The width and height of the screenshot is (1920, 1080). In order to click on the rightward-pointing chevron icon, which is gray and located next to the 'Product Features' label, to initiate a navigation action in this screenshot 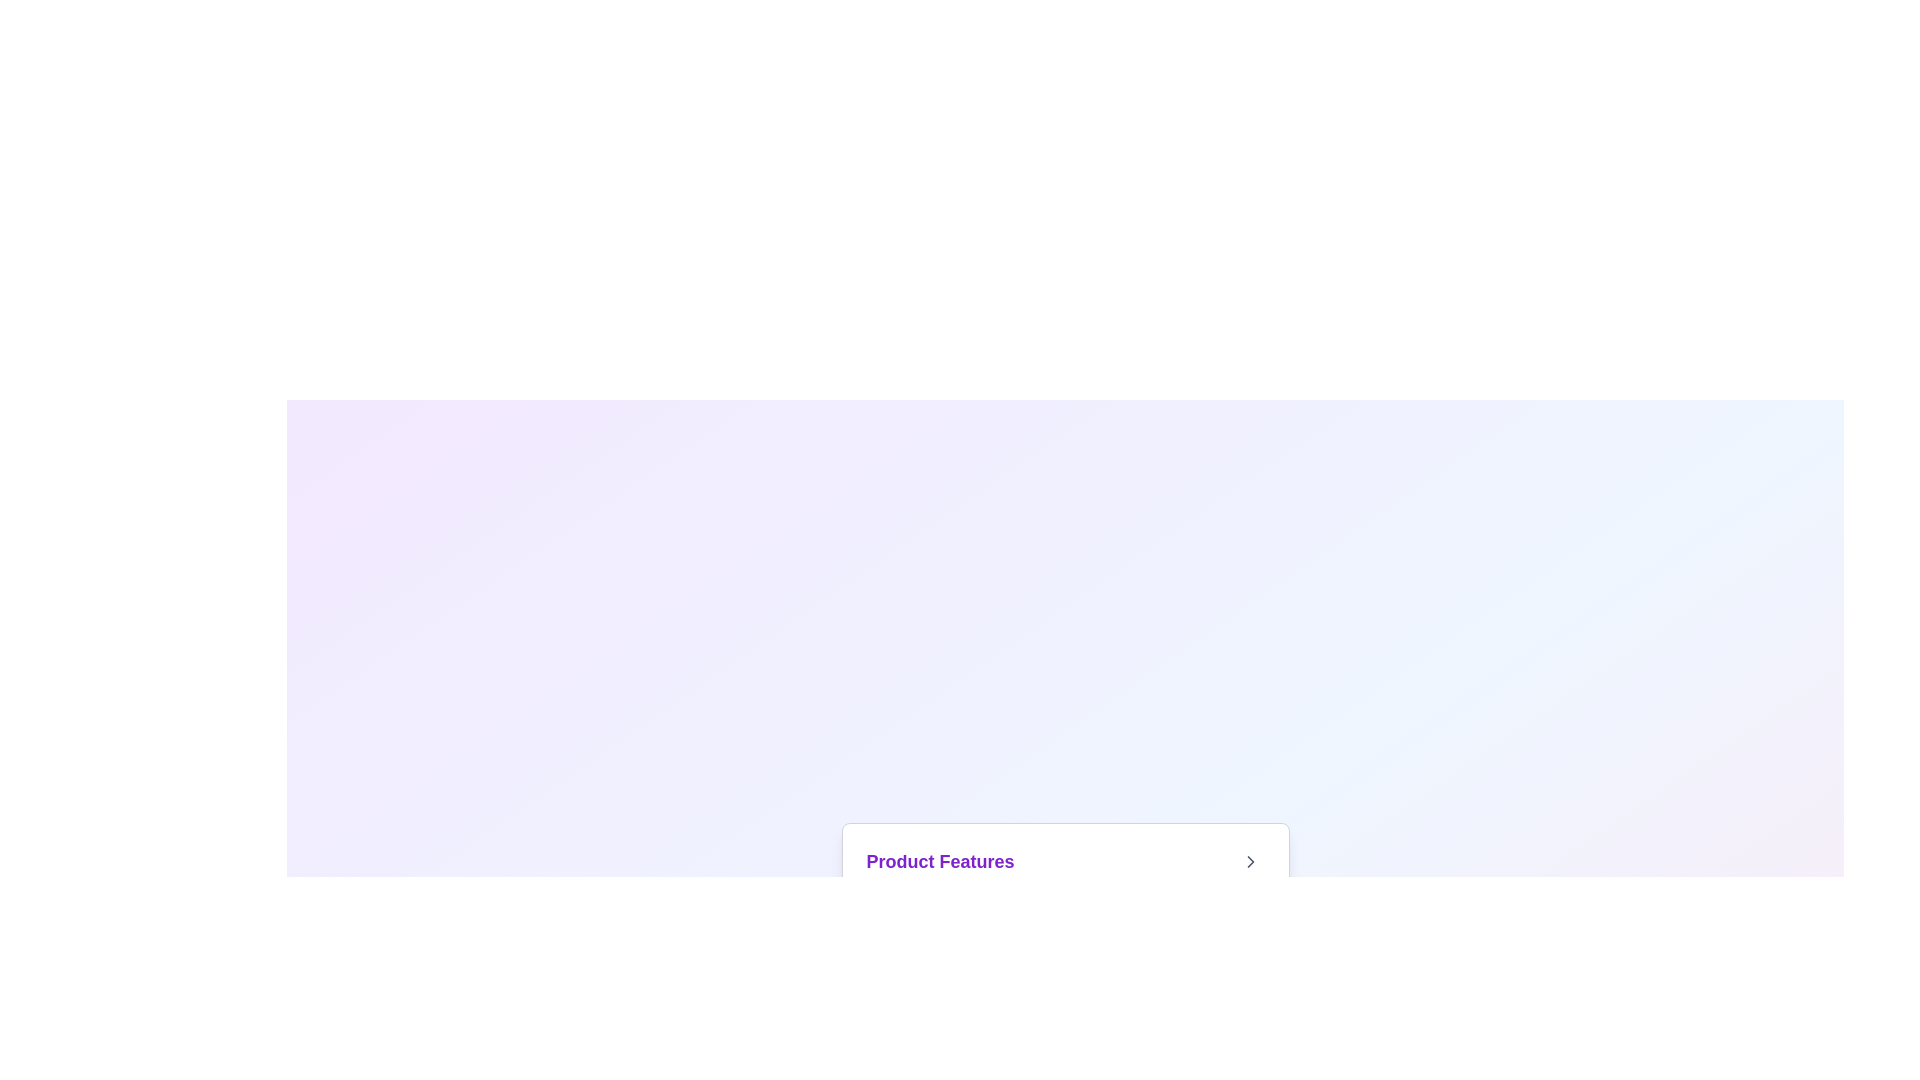, I will do `click(1249, 860)`.